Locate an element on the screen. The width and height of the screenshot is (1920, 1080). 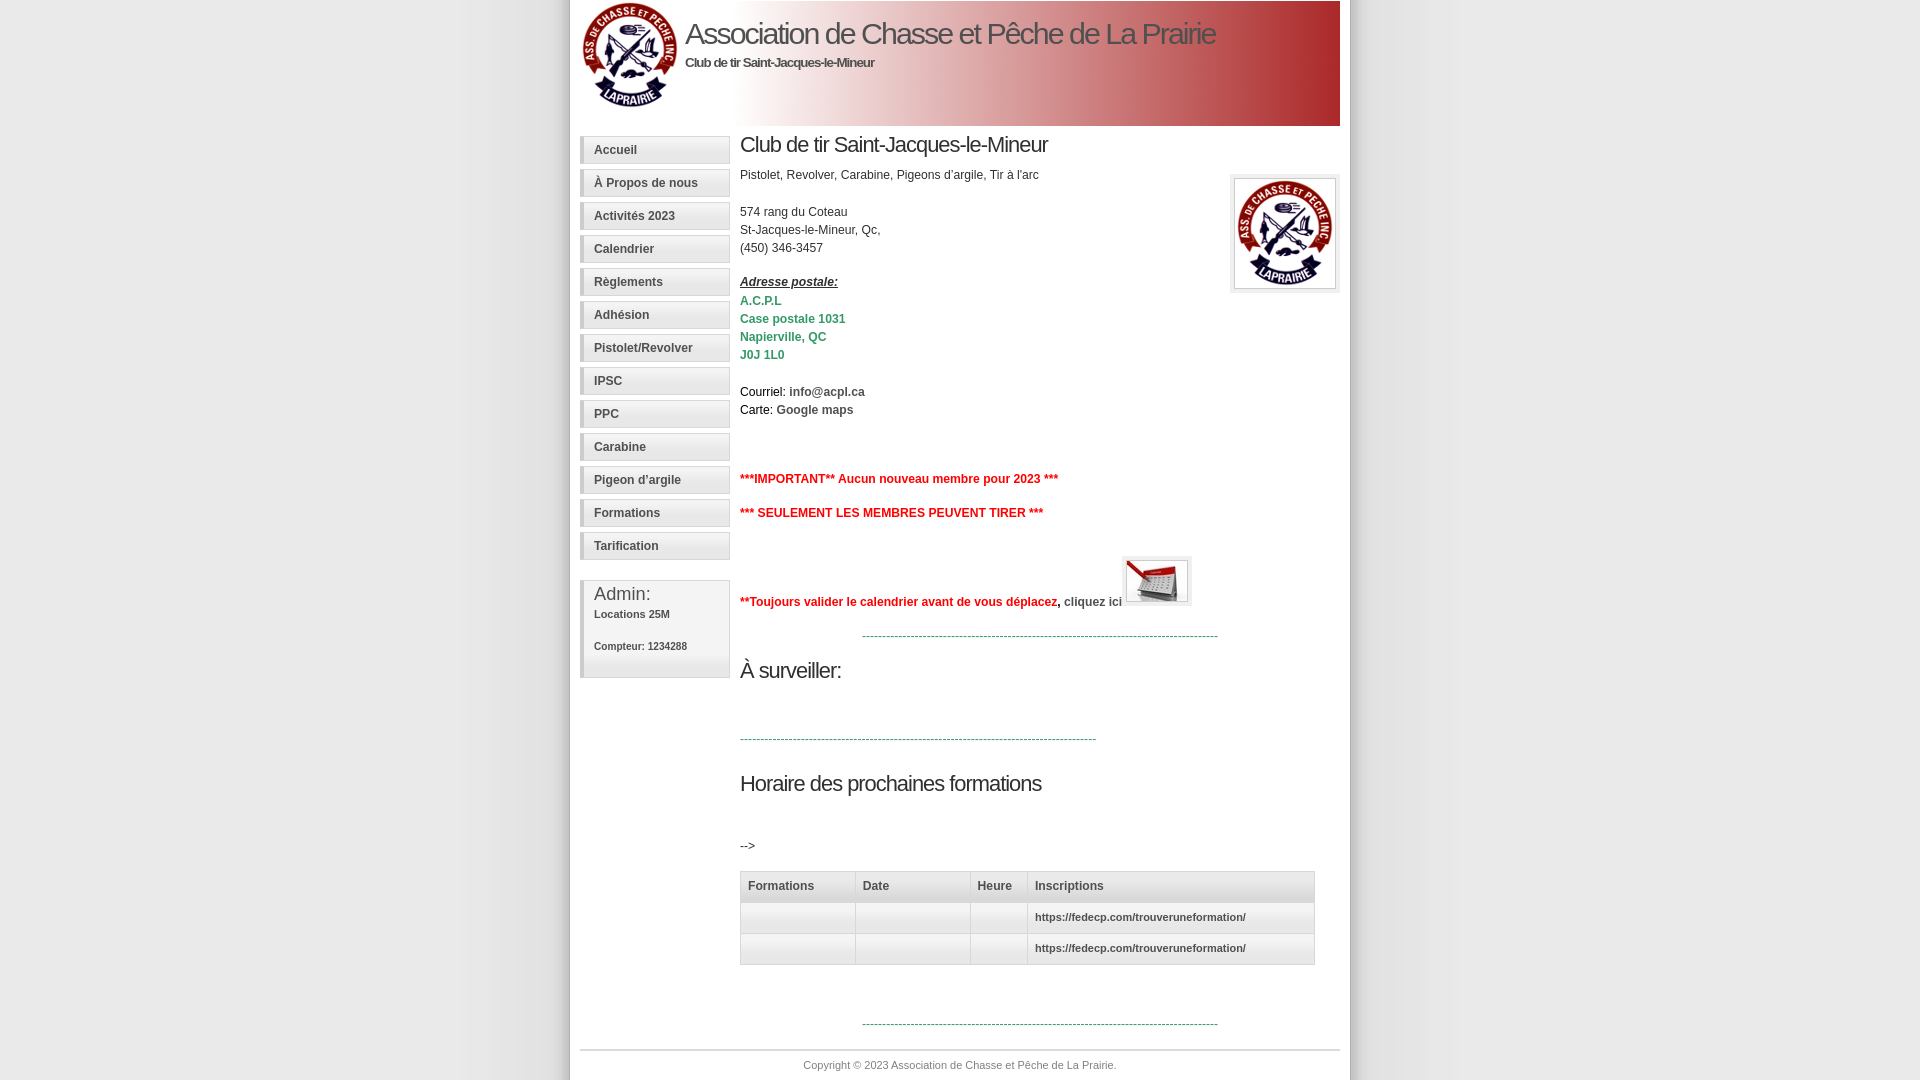
'Google maps' is located at coordinates (814, 408).